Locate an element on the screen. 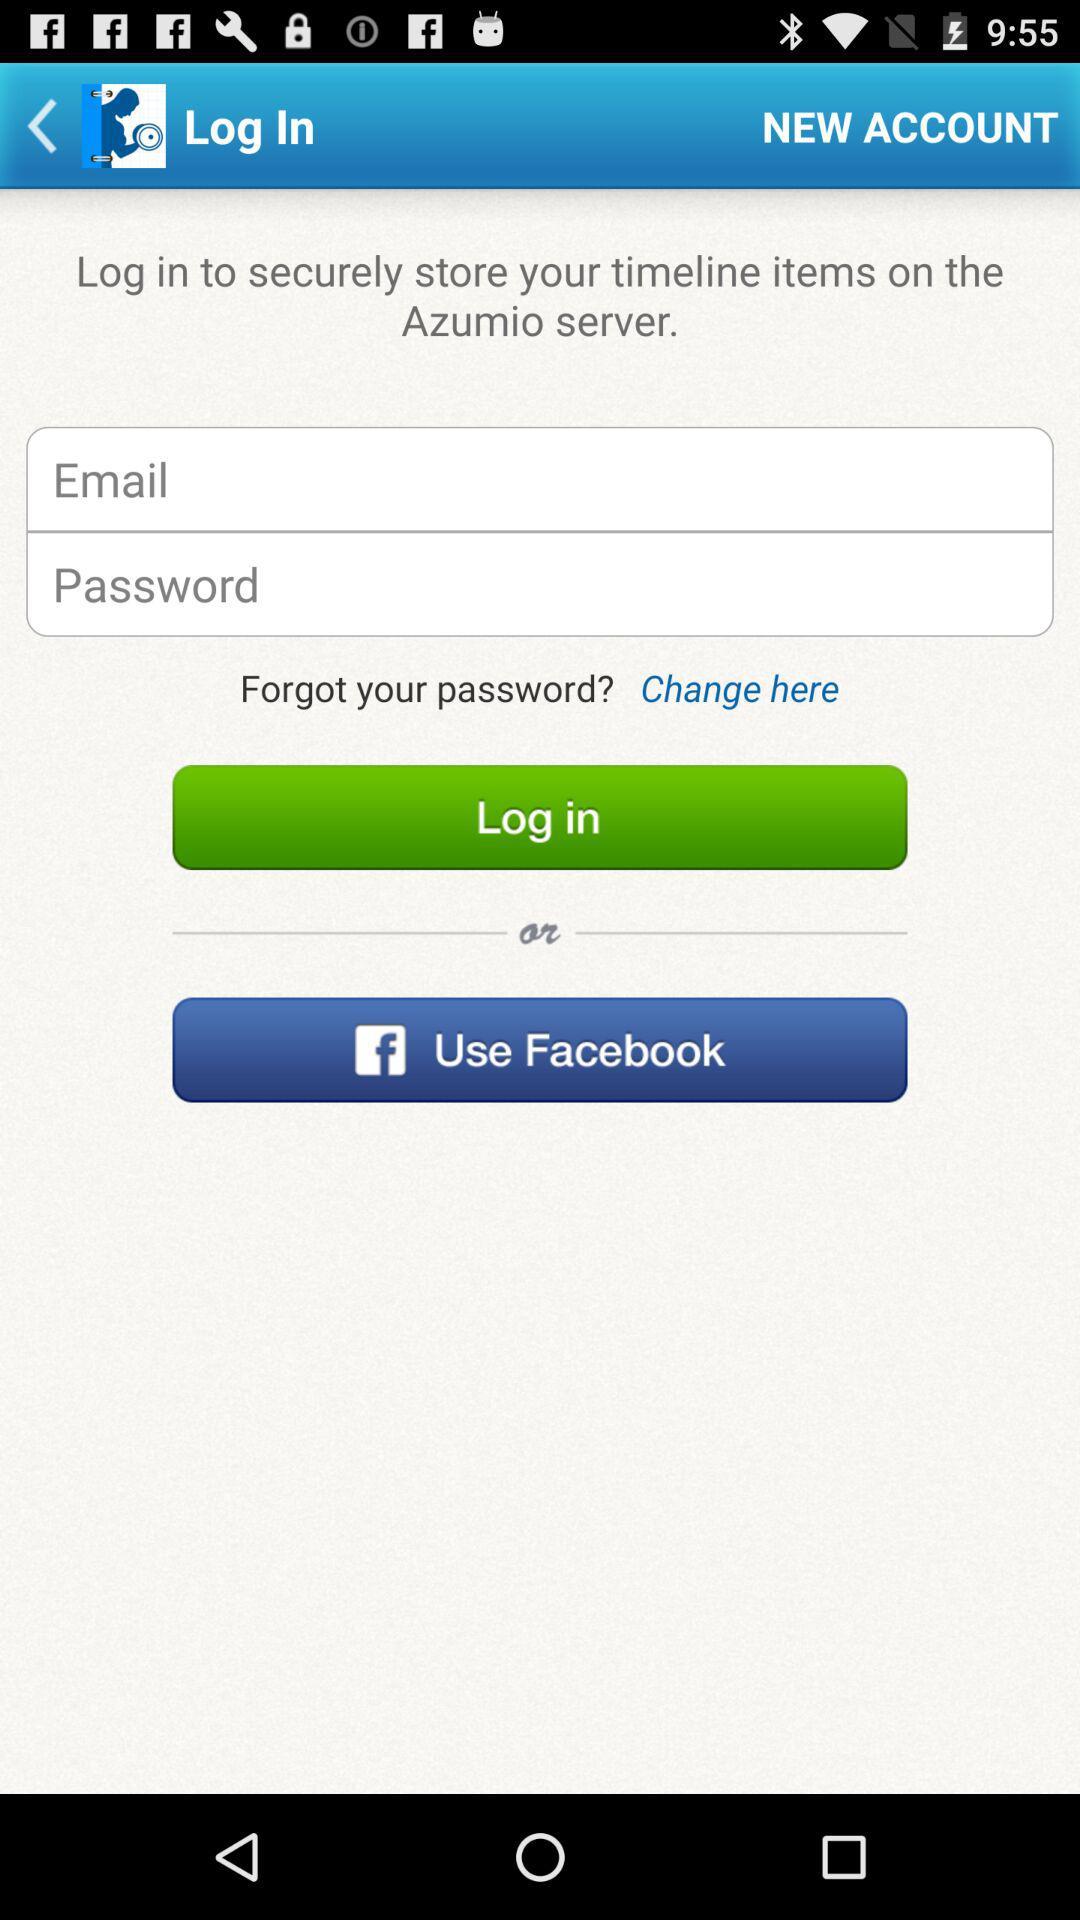 This screenshot has width=1080, height=1920. item below the forgot your password? icon is located at coordinates (540, 817).